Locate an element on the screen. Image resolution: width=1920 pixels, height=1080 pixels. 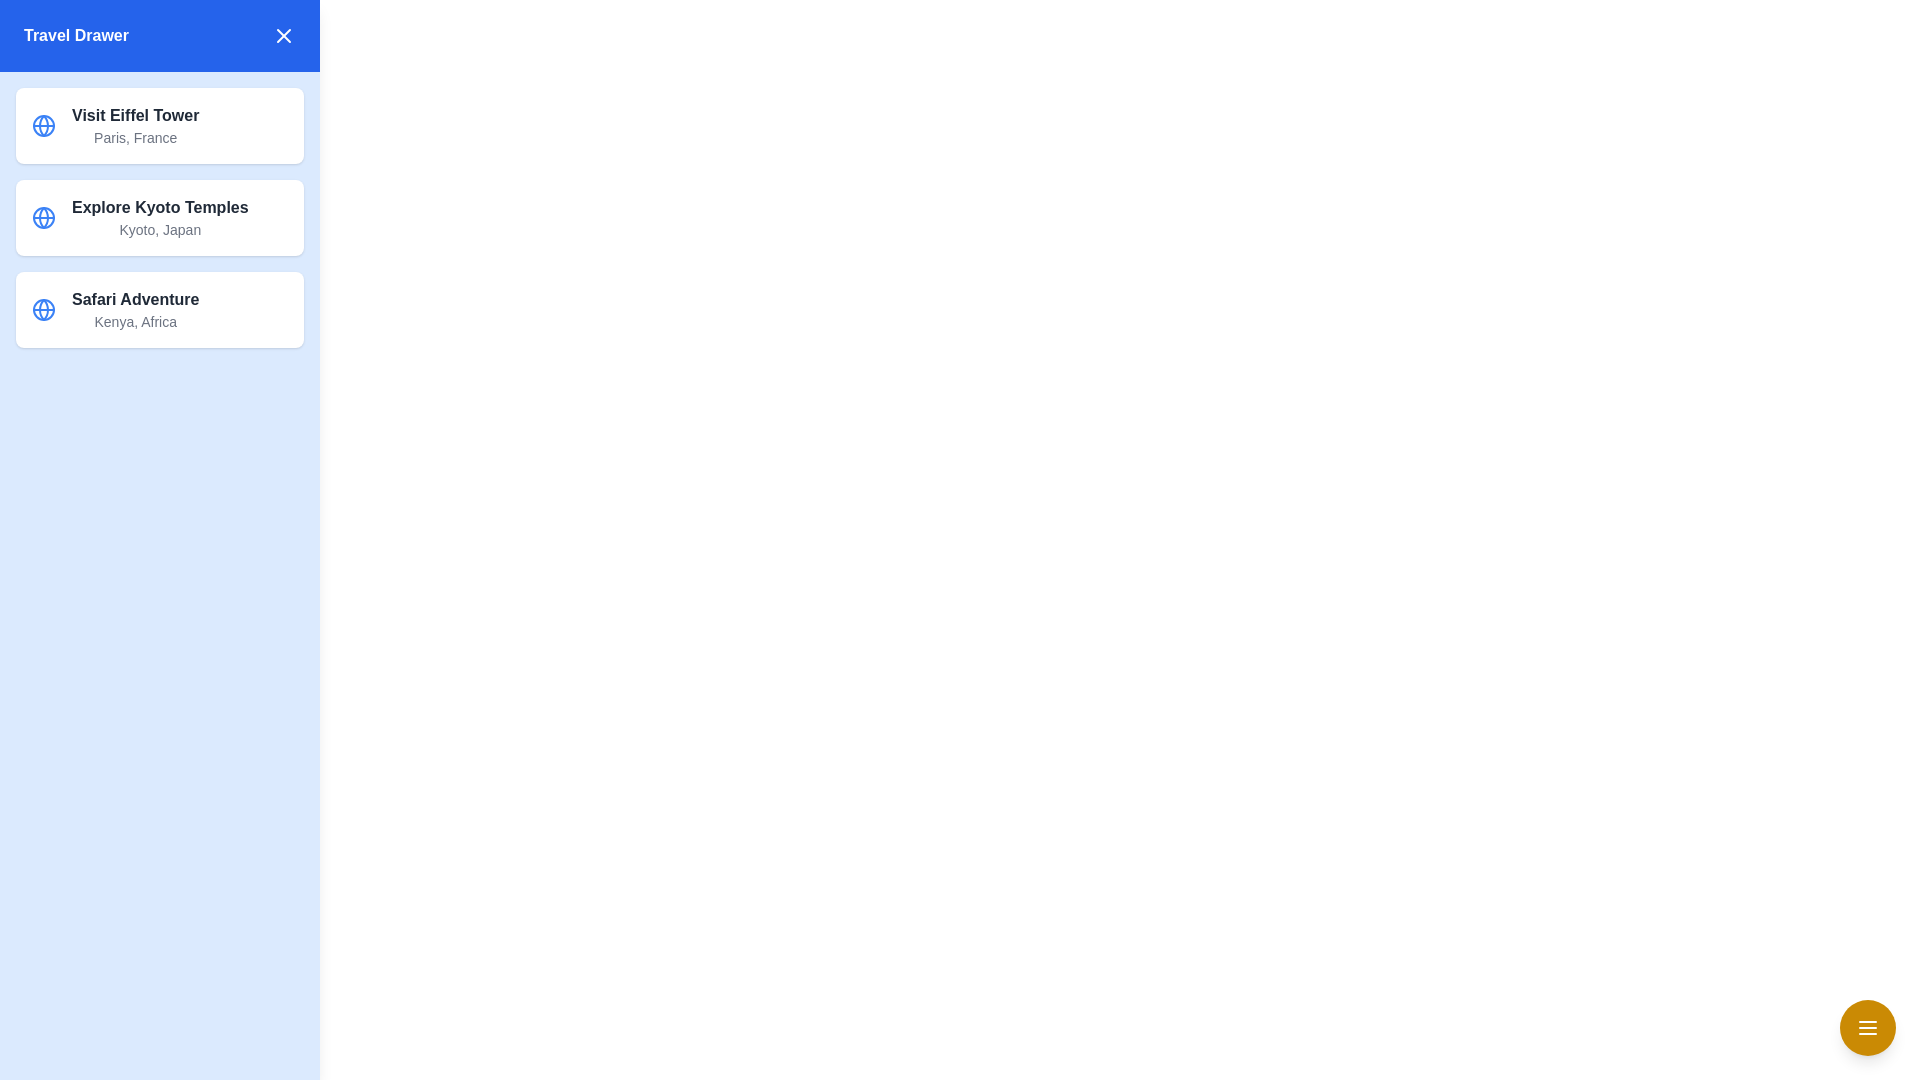
the second selectable card in the travel drawer, which opens details about 'Explore Kyoto Temples' is located at coordinates (158, 218).